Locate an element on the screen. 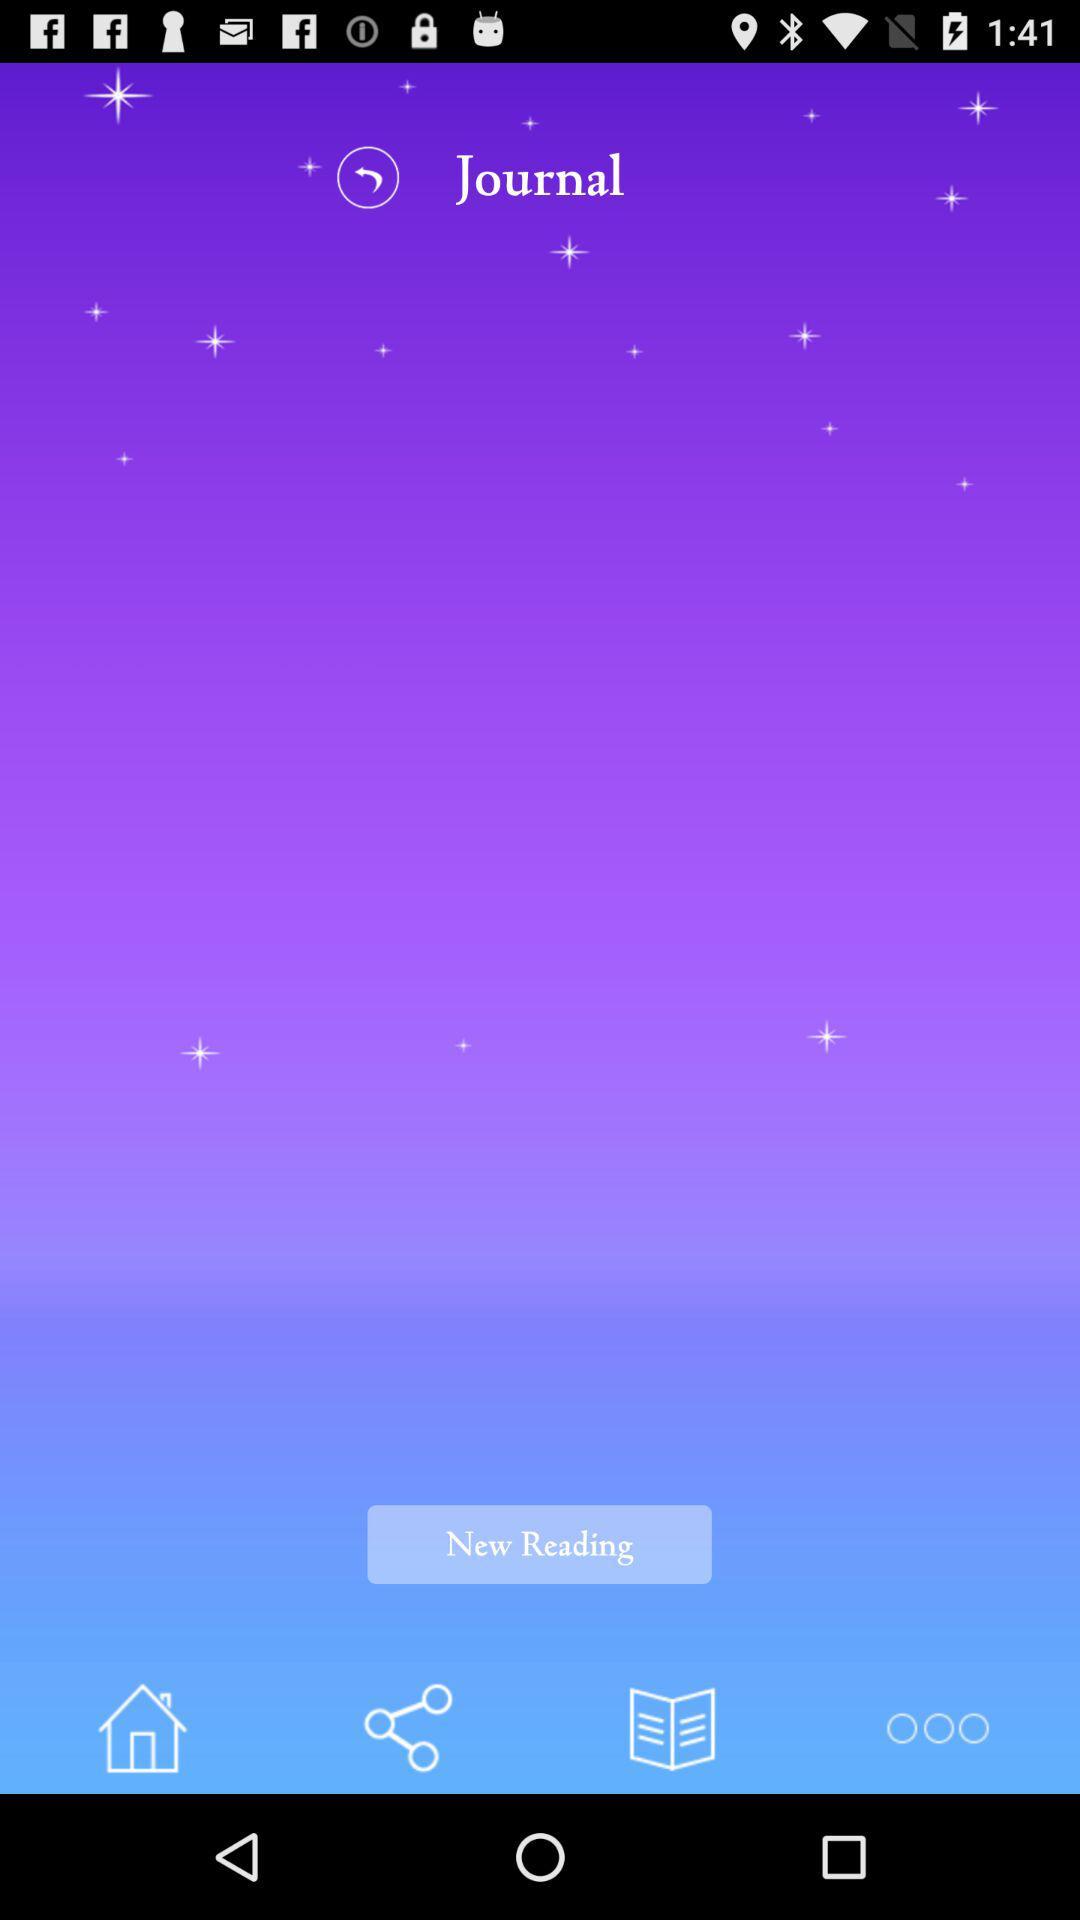 Image resolution: width=1080 pixels, height=1920 pixels. home page is located at coordinates (141, 1727).